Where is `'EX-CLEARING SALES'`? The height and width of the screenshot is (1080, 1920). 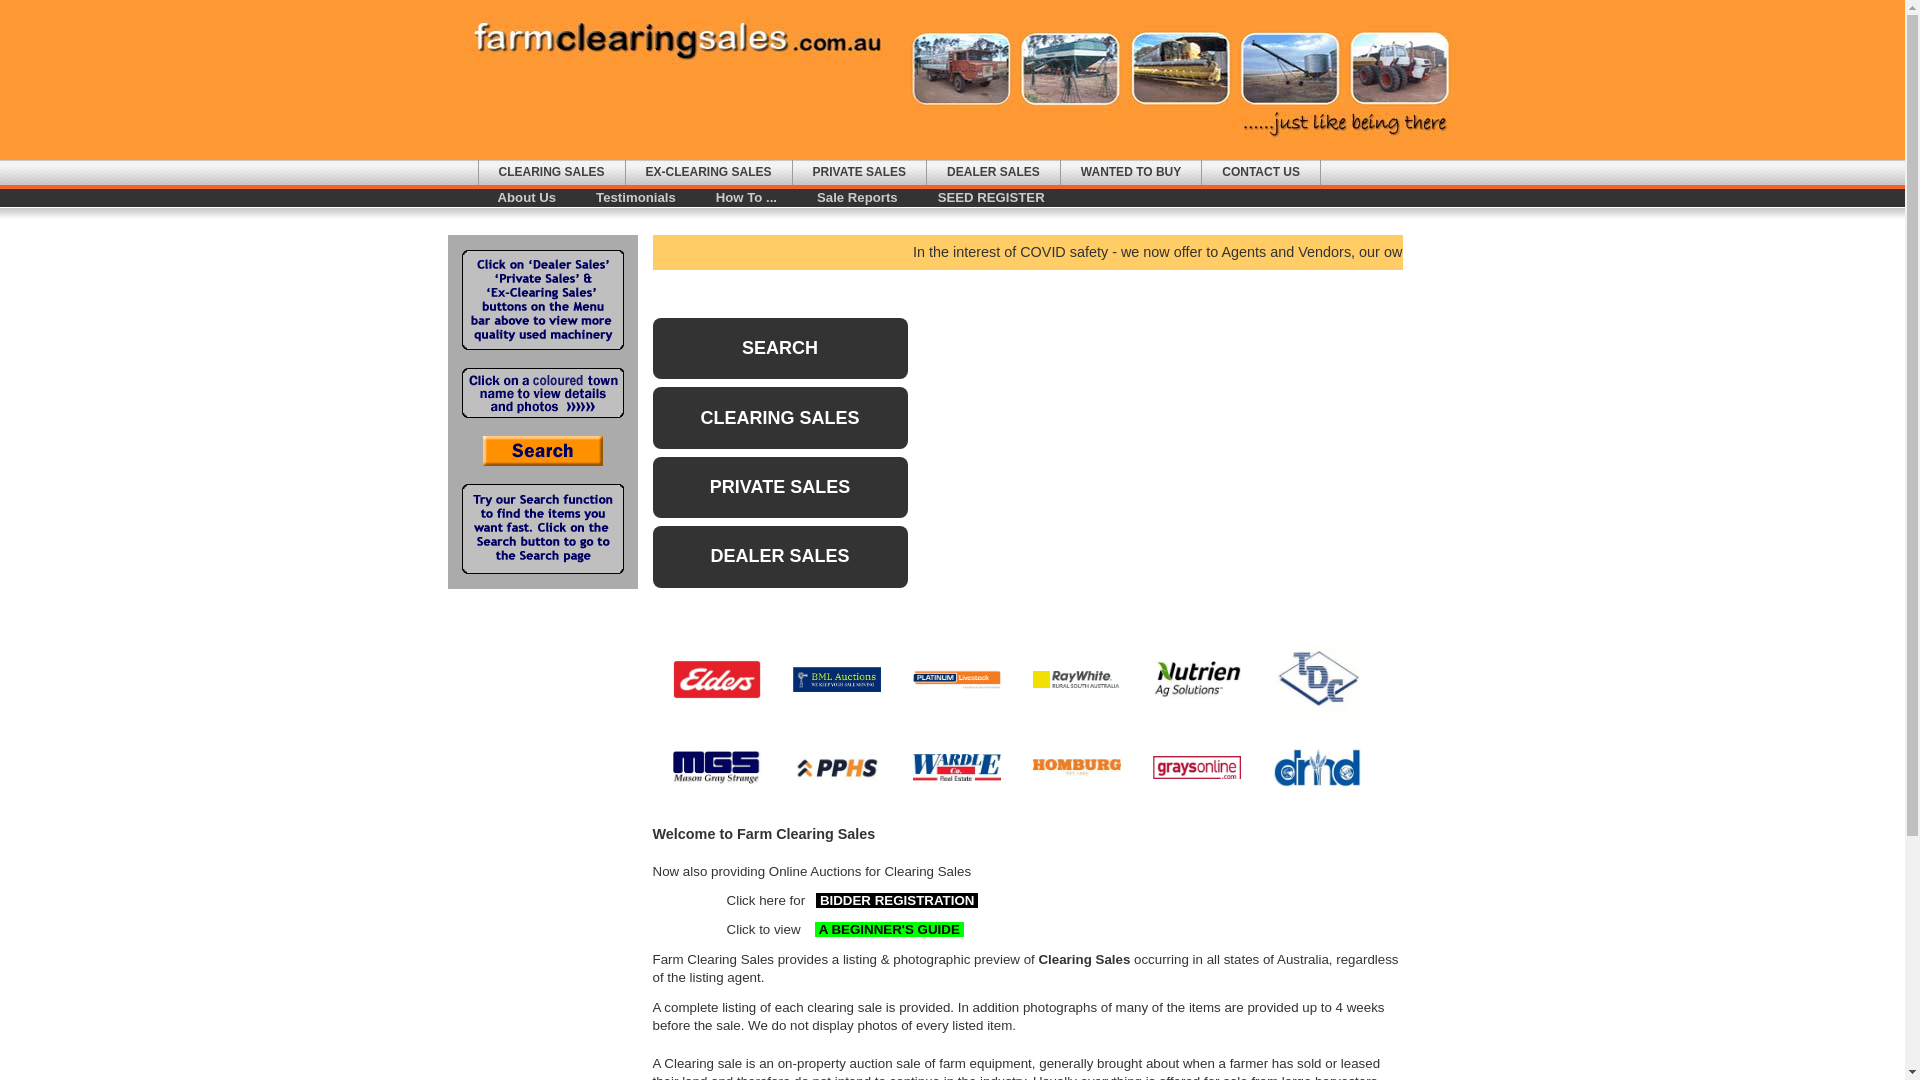
'EX-CLEARING SALES' is located at coordinates (709, 171).